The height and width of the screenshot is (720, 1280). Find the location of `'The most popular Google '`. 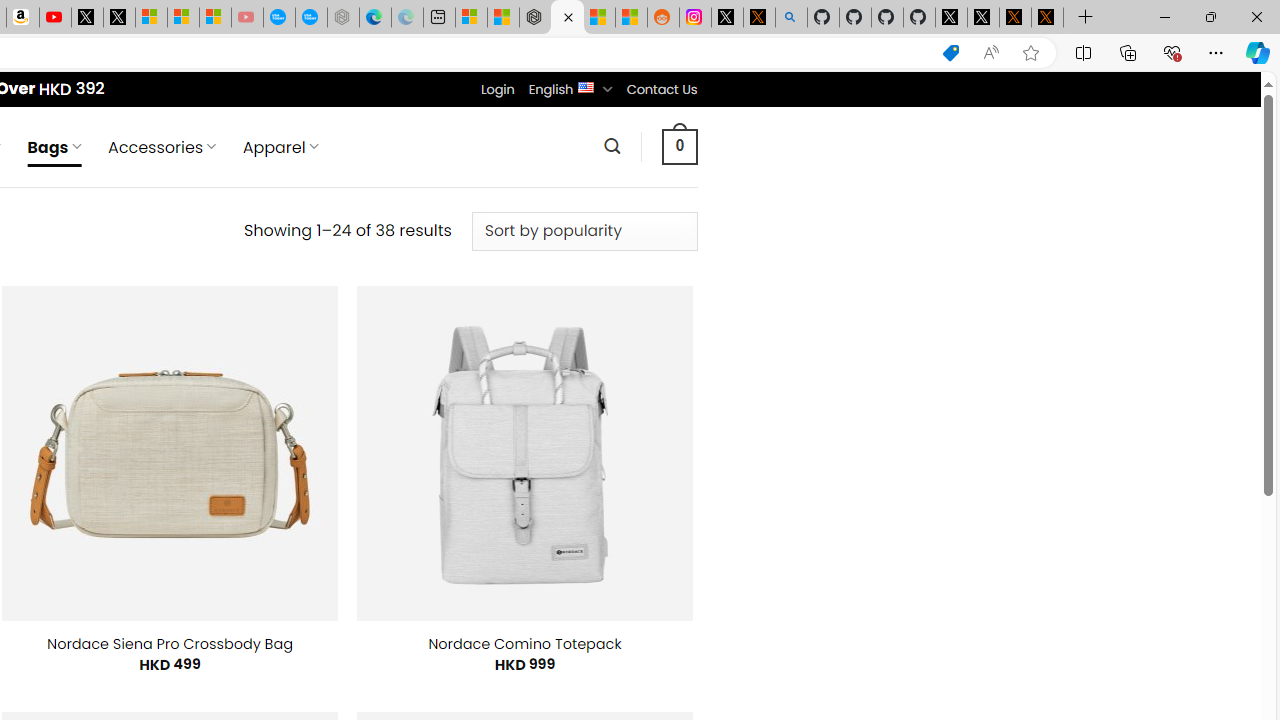

'The most popular Google ' is located at coordinates (310, 17).